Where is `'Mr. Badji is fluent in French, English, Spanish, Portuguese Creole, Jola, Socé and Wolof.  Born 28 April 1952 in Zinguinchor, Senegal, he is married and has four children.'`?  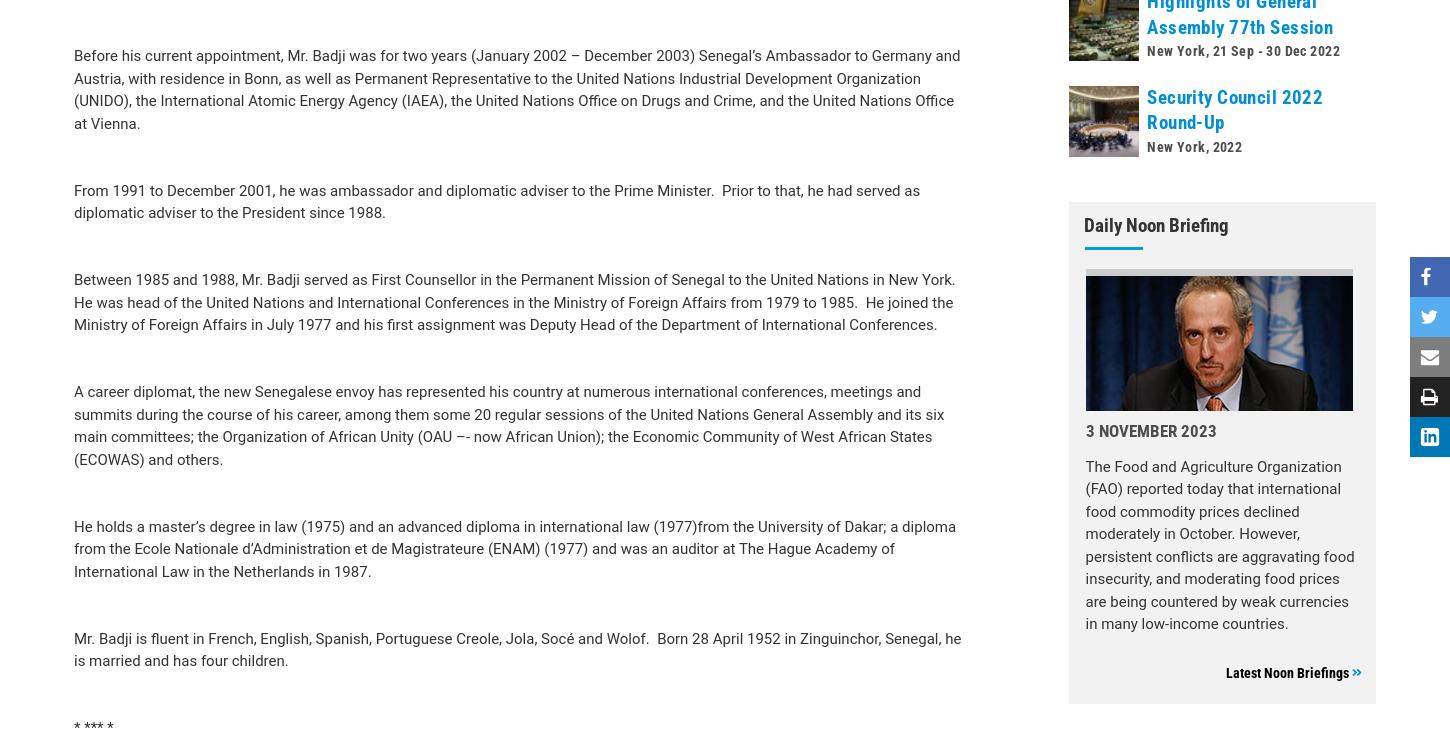 'Mr. Badji is fluent in French, English, Spanish, Portuguese Creole, Jola, Socé and Wolof.  Born 28 April 1952 in Zinguinchor, Senegal, he is married and has four children.' is located at coordinates (517, 460).